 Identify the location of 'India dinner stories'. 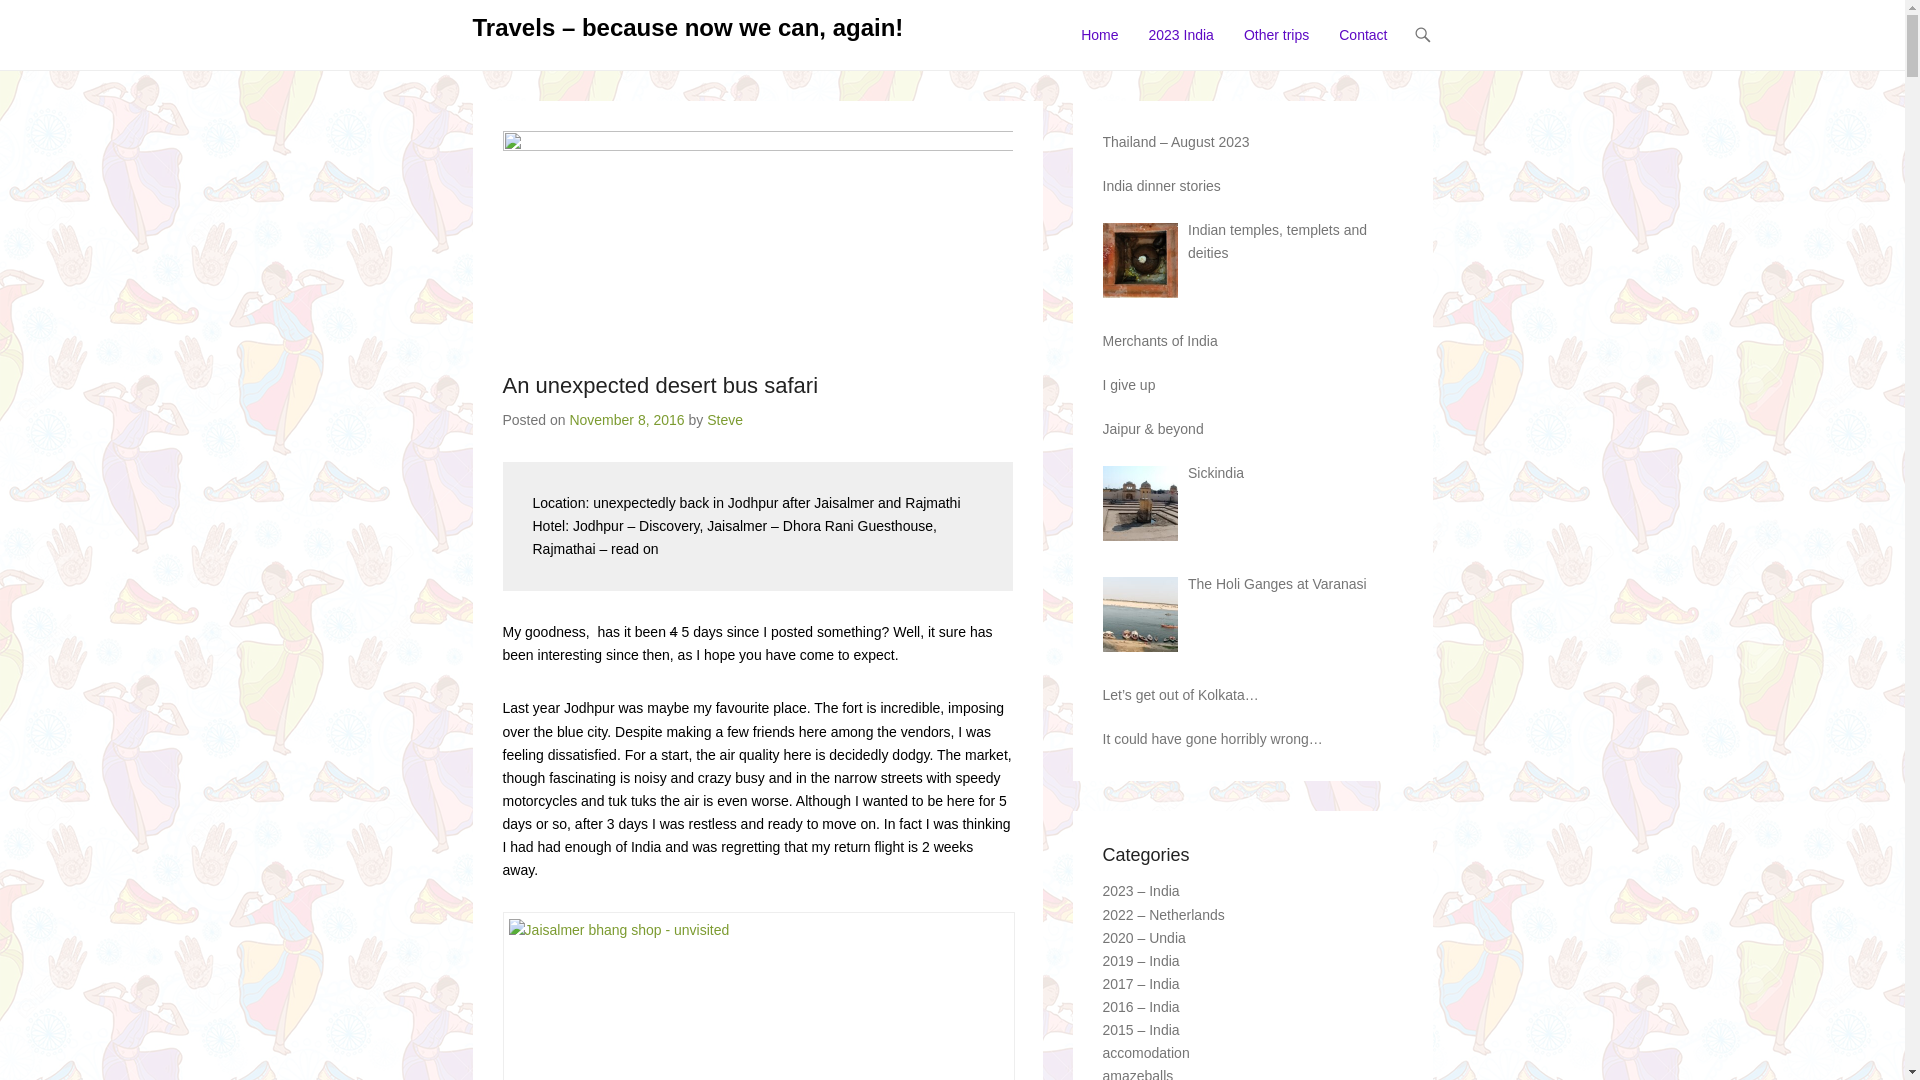
(1161, 185).